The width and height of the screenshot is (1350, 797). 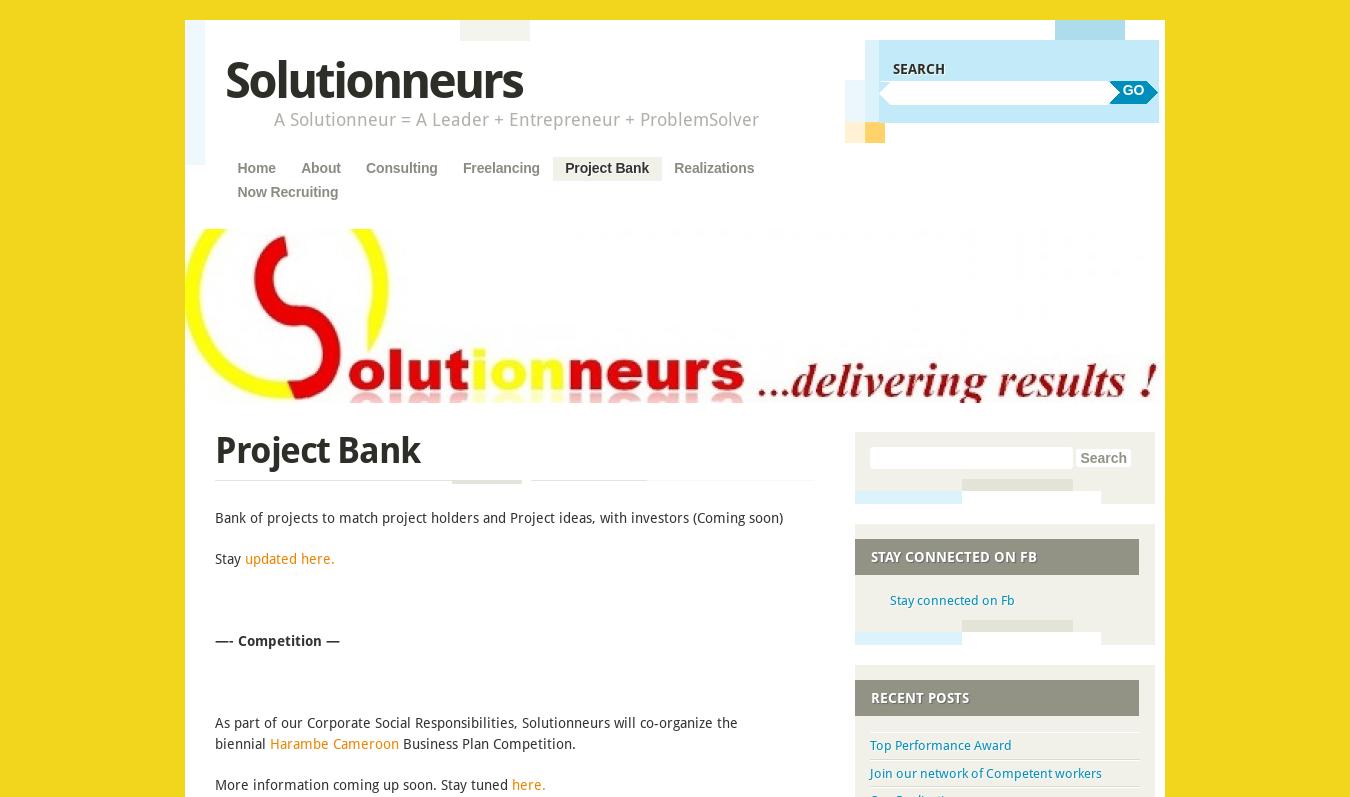 I want to click on 'Harambe Cameroon', so click(x=269, y=742).